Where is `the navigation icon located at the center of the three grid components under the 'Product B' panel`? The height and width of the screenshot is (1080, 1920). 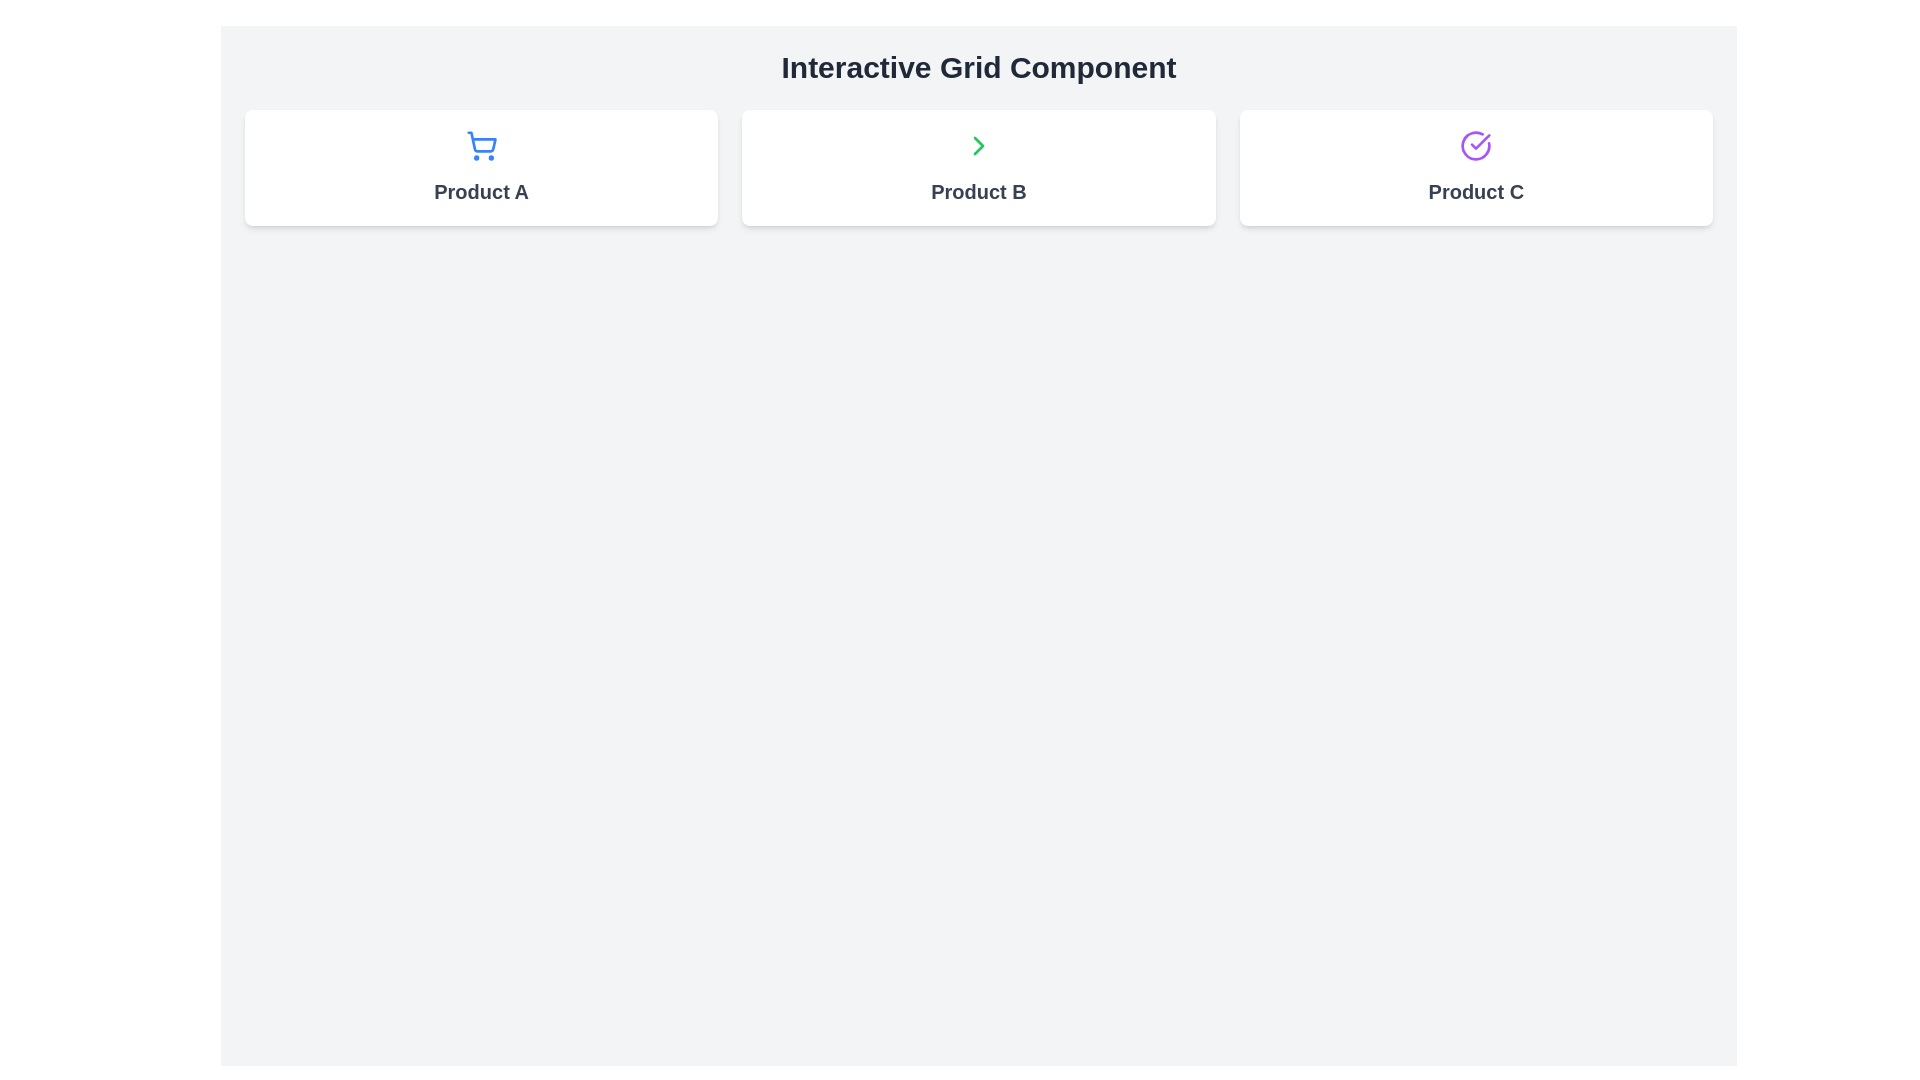 the navigation icon located at the center of the three grid components under the 'Product B' panel is located at coordinates (979, 145).